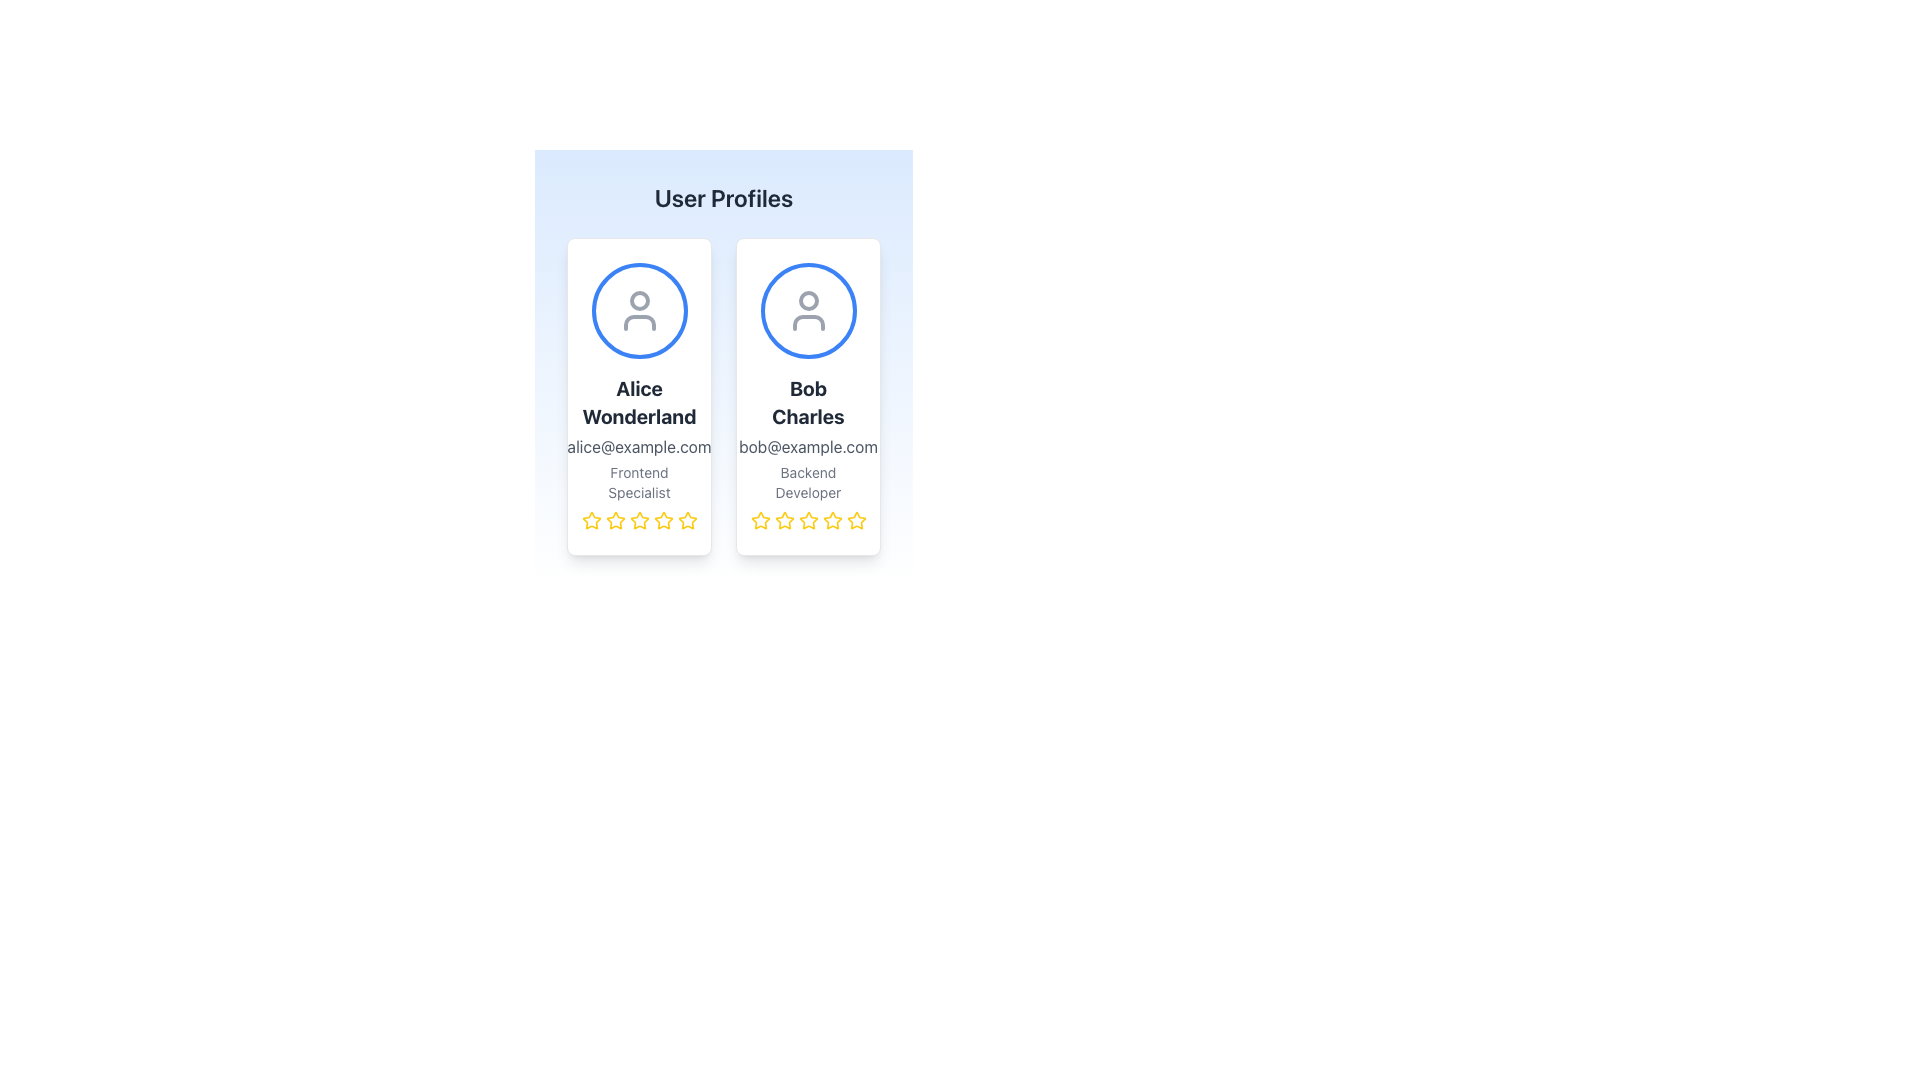  I want to click on the user icon represented as a gray SVG within the profile card, located at the top center, above the textual elements, so click(808, 311).